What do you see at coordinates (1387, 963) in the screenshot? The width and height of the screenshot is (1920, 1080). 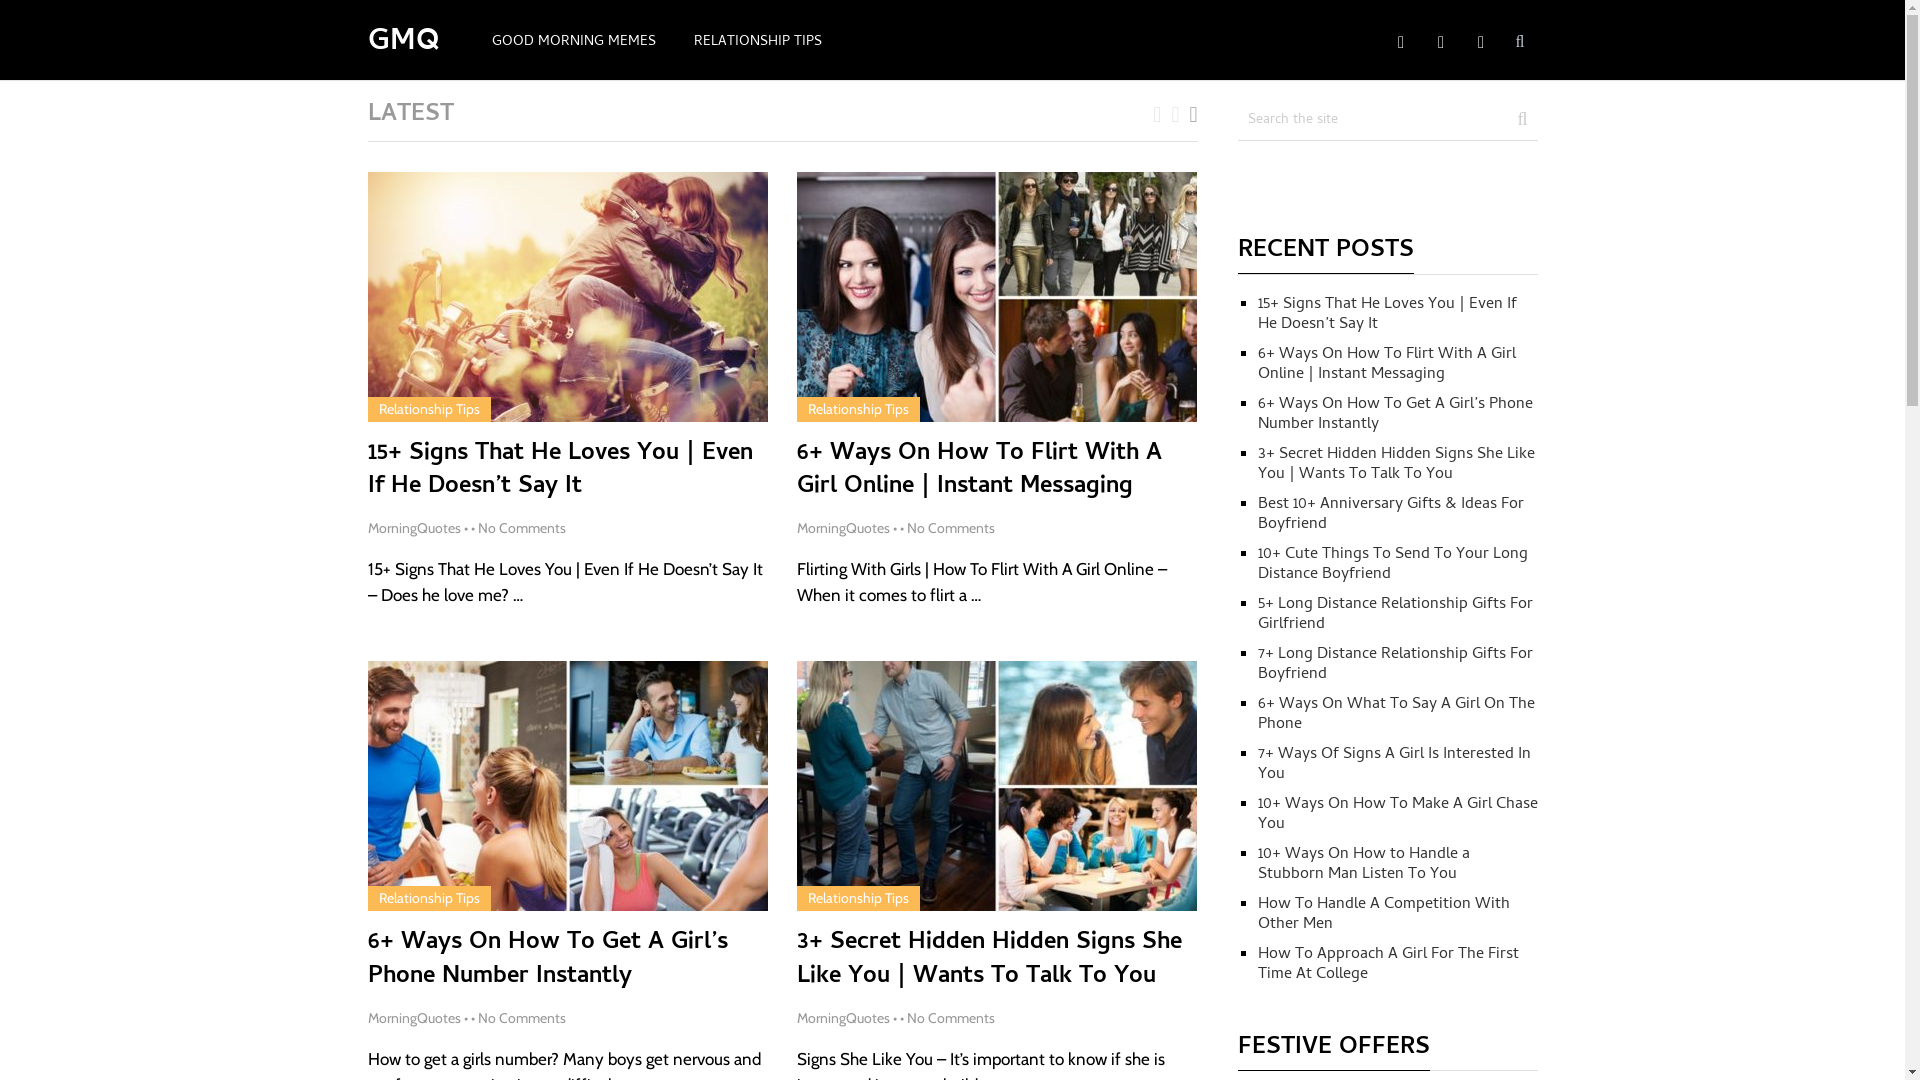 I see `'How To Approach A Girl For The First Time At College'` at bounding box center [1387, 963].